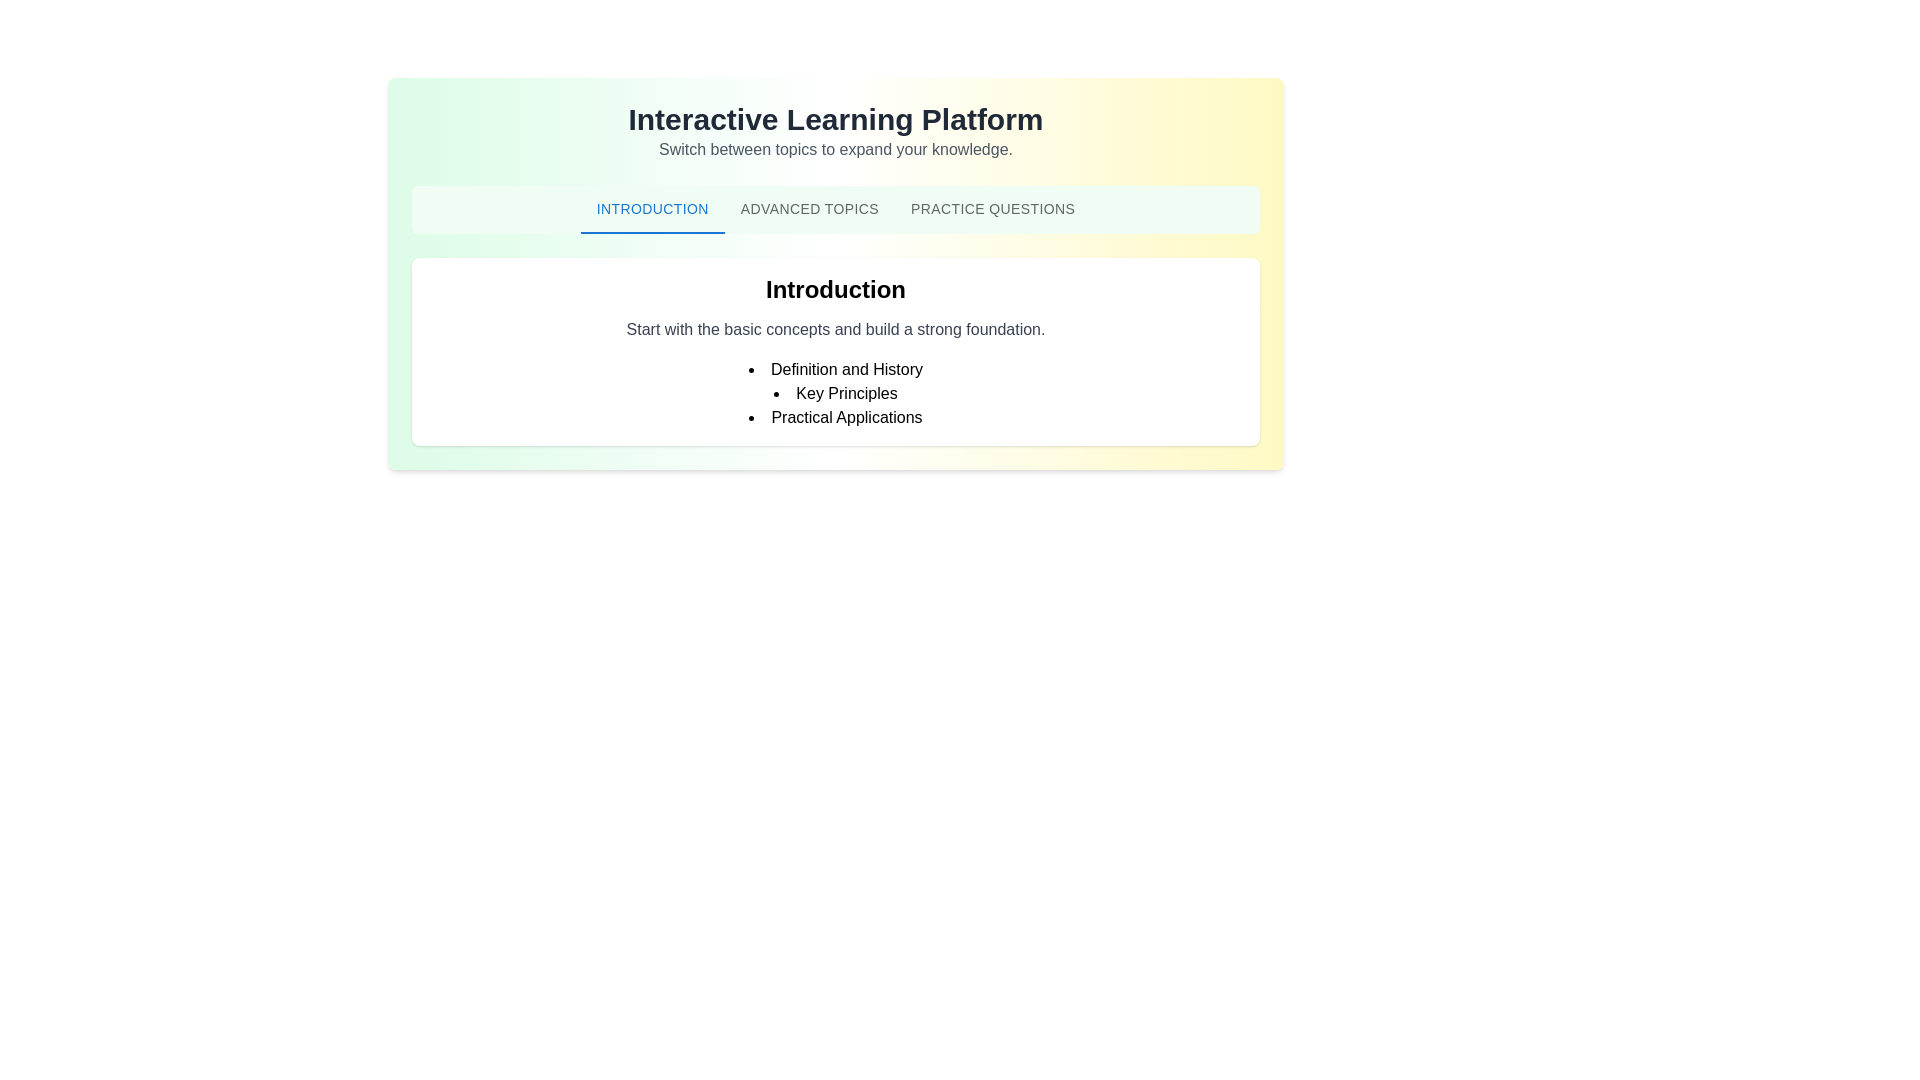 This screenshot has height=1080, width=1920. Describe the element at coordinates (652, 231) in the screenshot. I see `the tab selector indicator located just below the 'Introduction' tab in the navigation menu to see the indicator move to neighboring tabs` at that location.